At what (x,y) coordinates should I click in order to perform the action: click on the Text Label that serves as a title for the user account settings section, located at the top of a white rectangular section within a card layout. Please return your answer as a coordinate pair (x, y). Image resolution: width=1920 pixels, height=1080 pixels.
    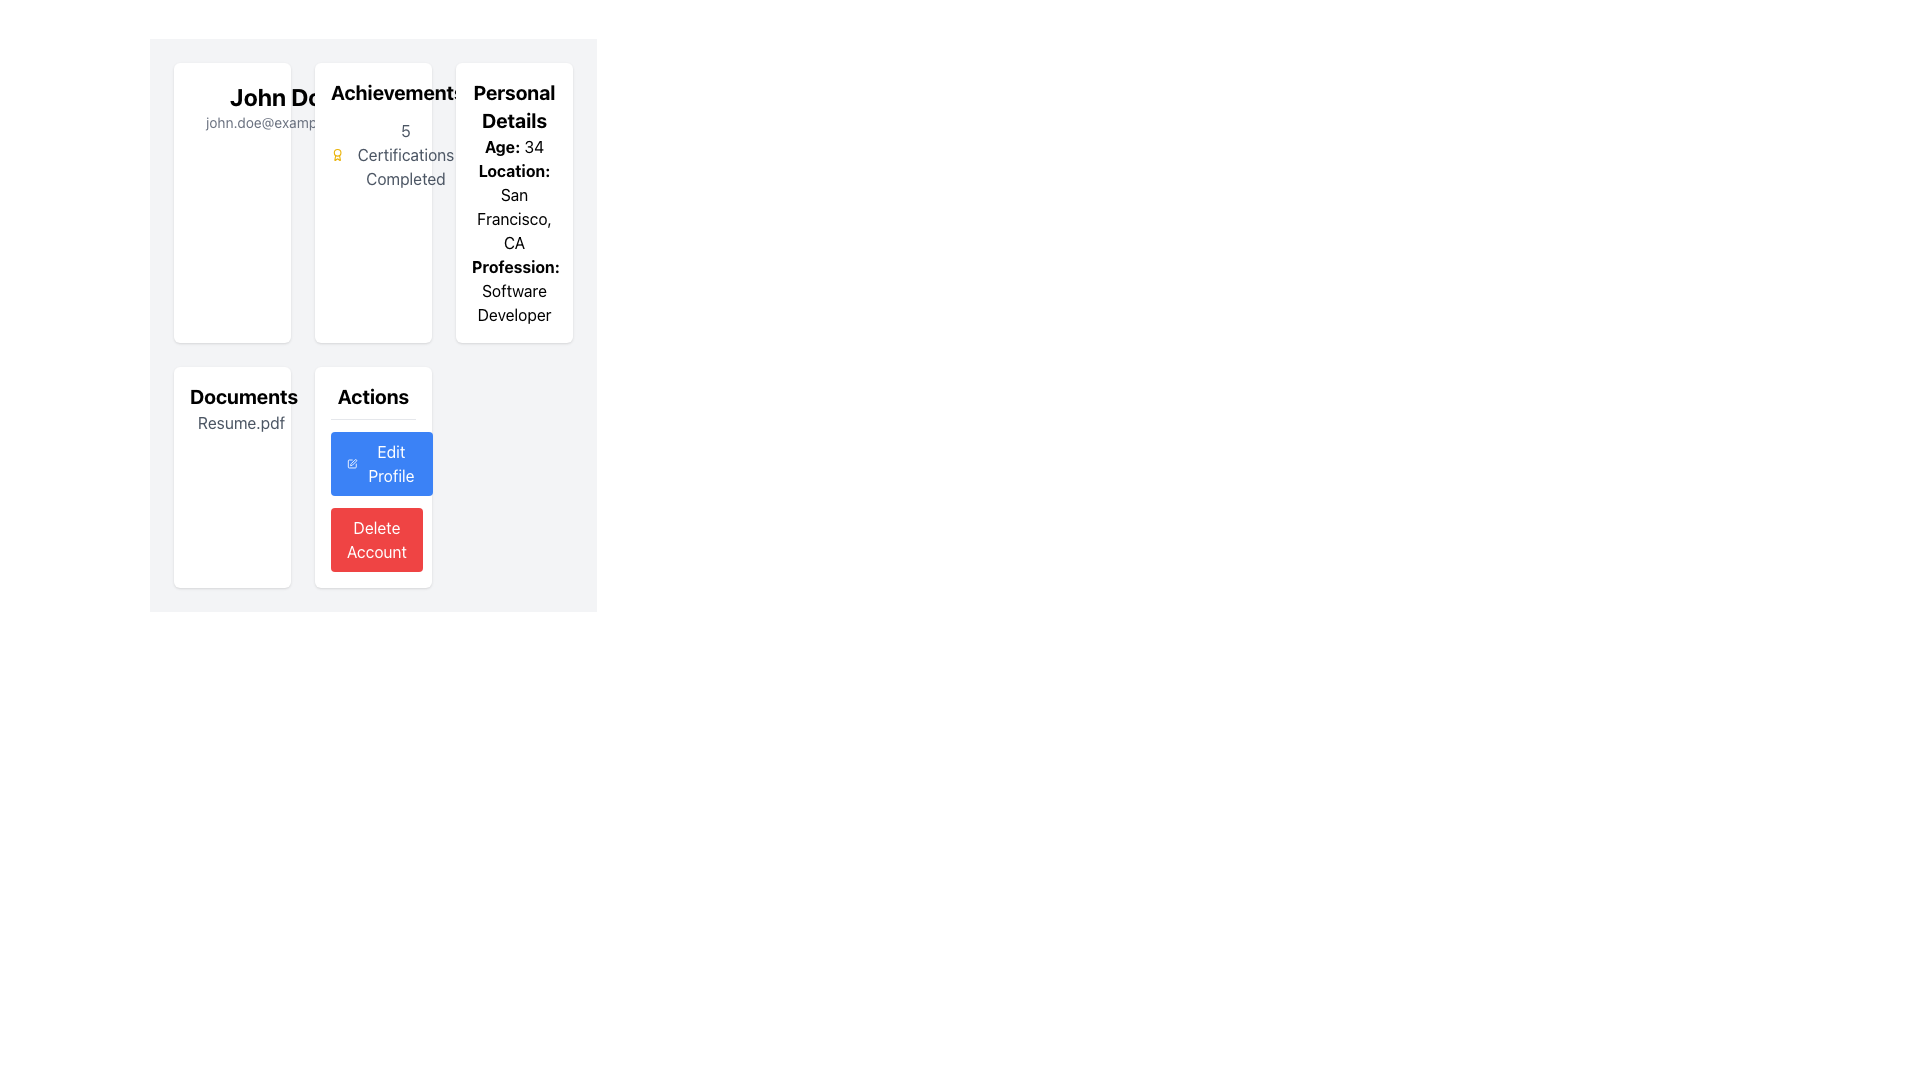
    Looking at the image, I should click on (373, 401).